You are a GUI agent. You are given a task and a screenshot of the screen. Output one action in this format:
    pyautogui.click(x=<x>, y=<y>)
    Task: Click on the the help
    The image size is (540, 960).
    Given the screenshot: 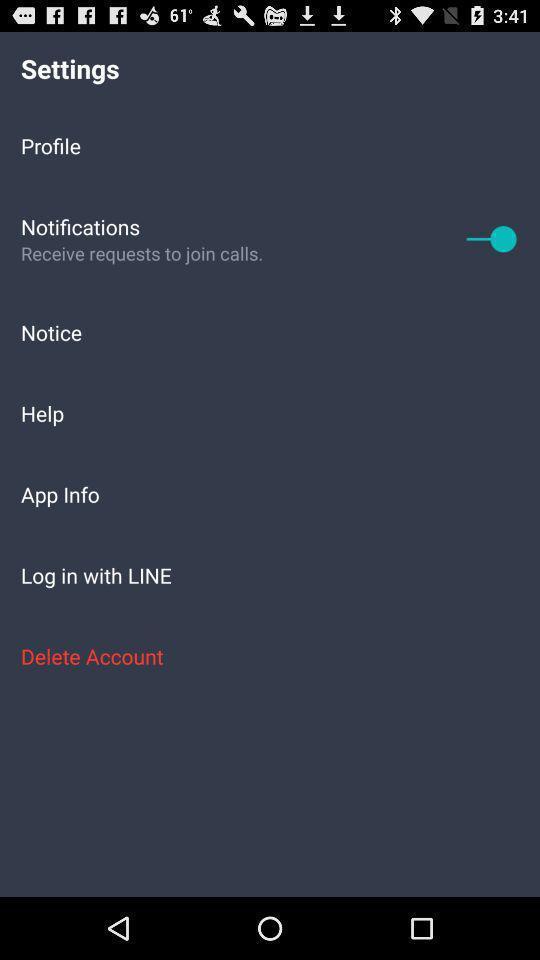 What is the action you would take?
    pyautogui.click(x=270, y=412)
    